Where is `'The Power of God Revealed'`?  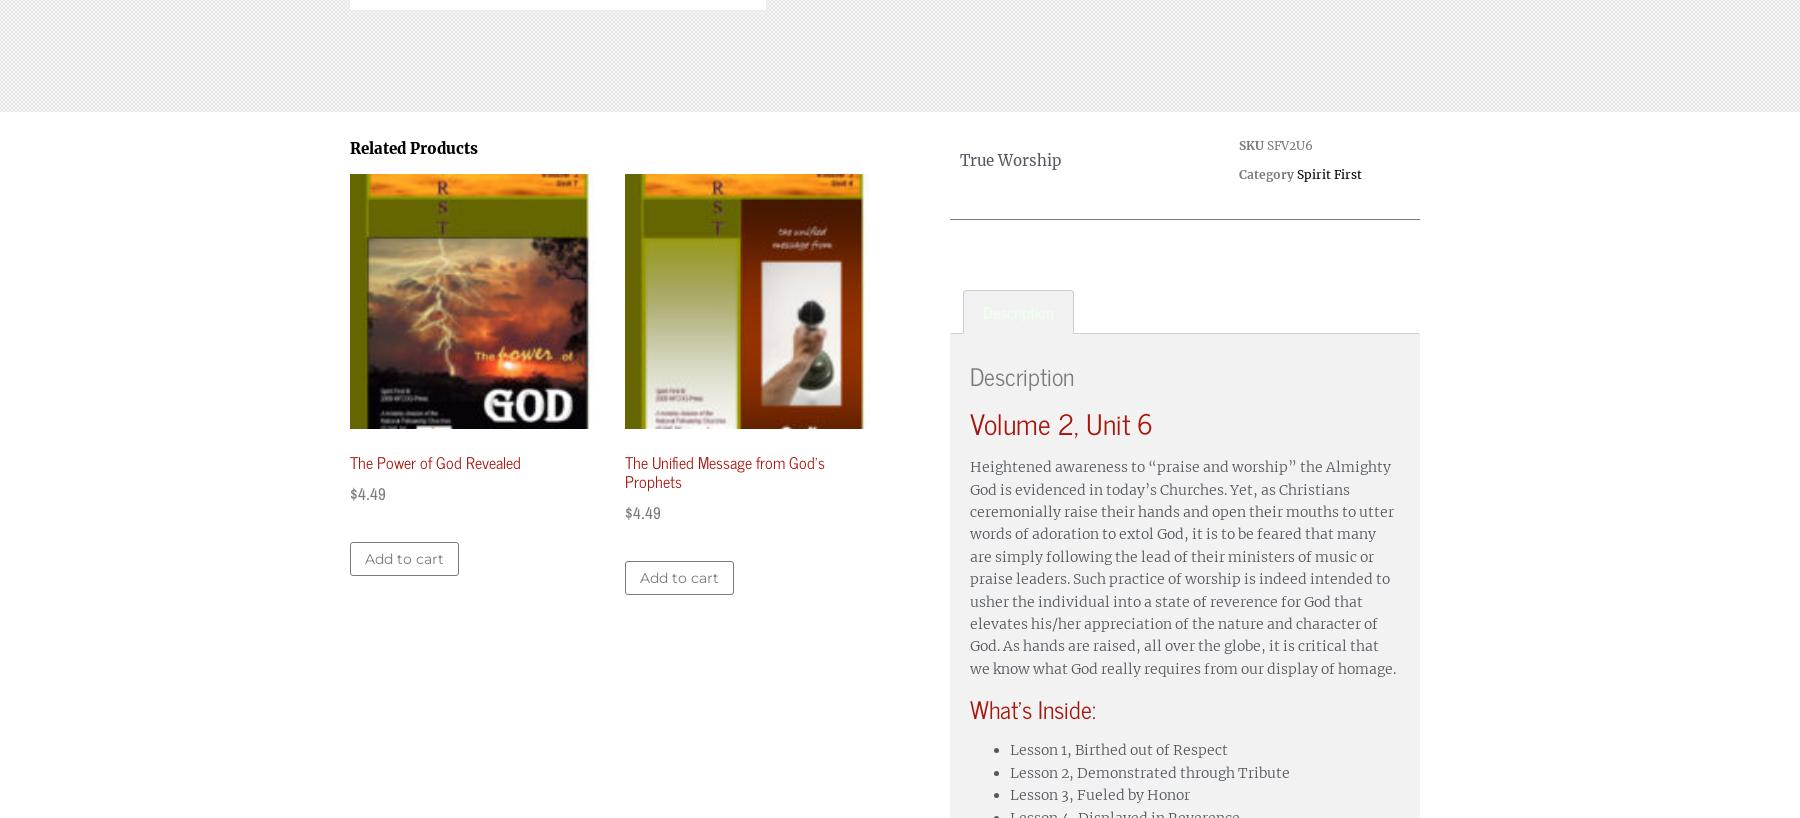 'The Power of God Revealed' is located at coordinates (435, 460).